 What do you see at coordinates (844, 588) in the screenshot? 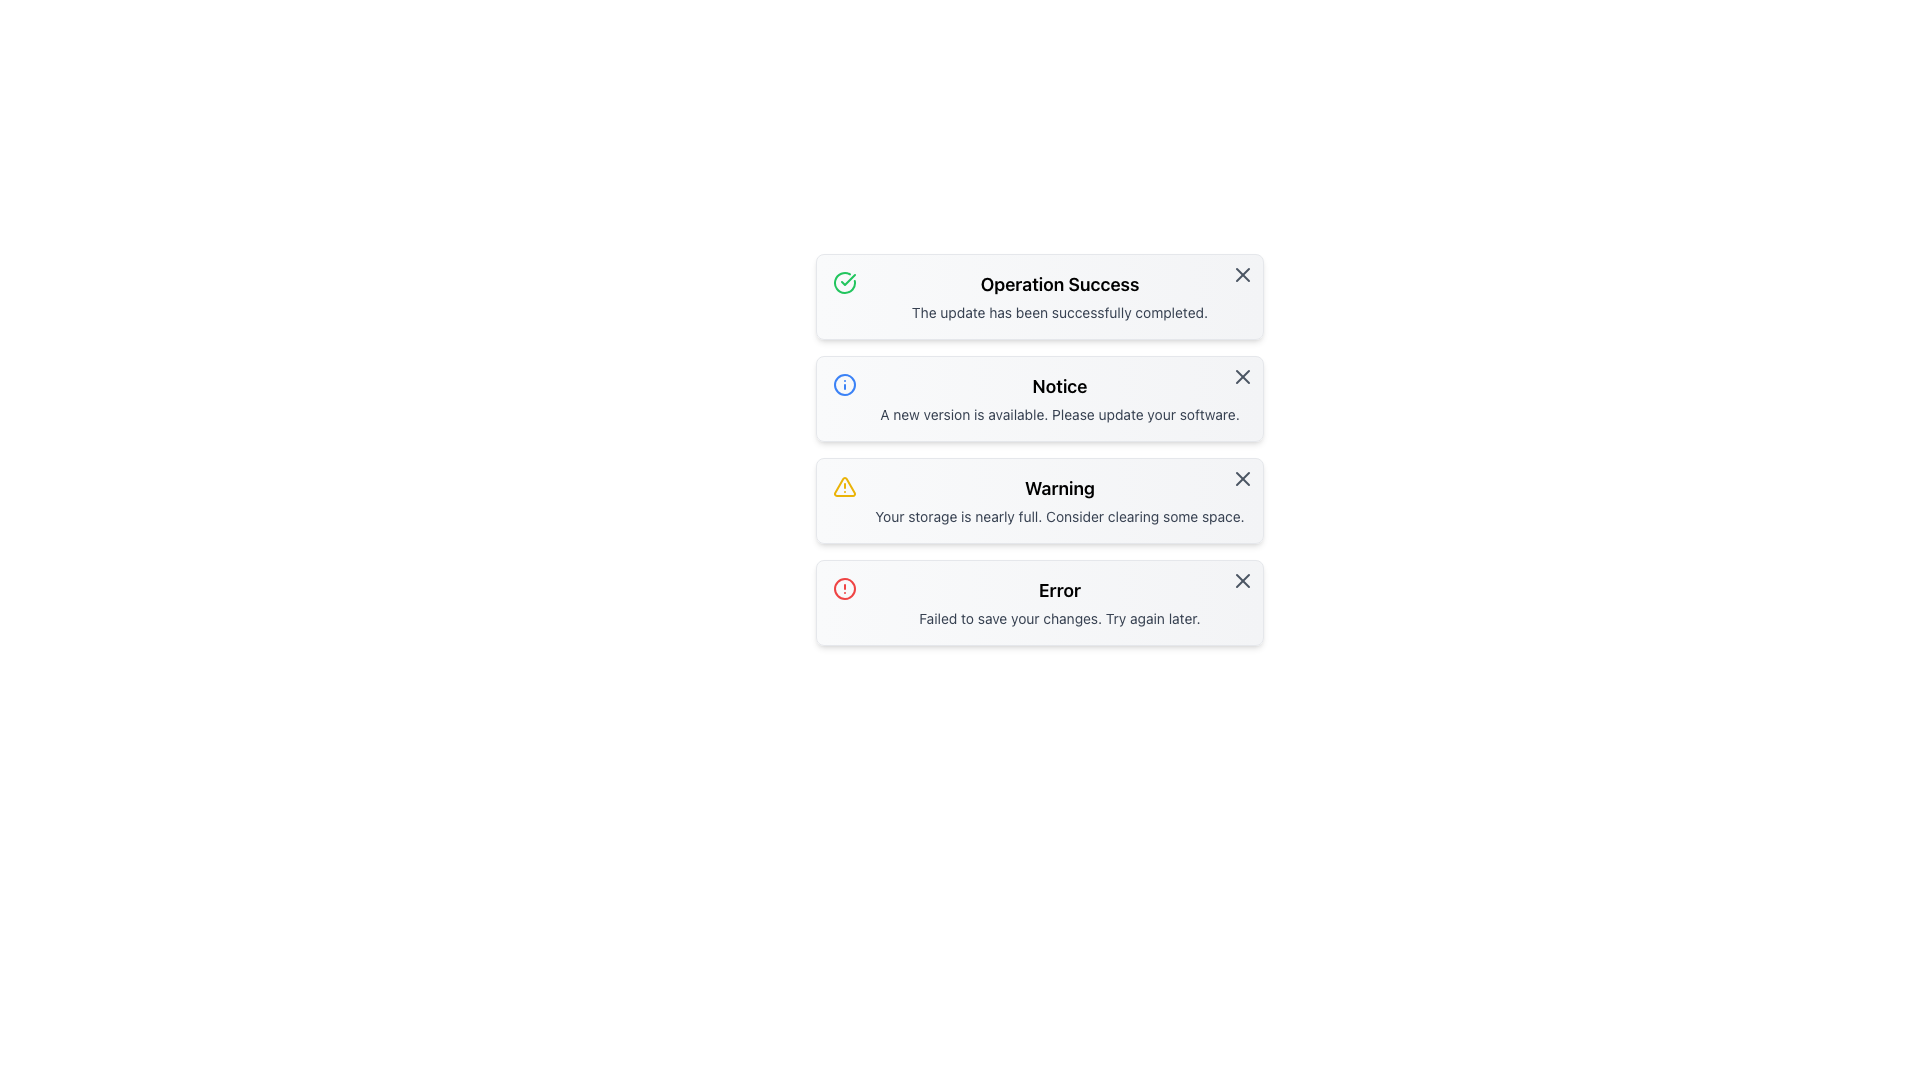
I see `the circular graphical element that signifies an error state within the error notification icon, located at the far left side adjacent to the text label 'Error'` at bounding box center [844, 588].